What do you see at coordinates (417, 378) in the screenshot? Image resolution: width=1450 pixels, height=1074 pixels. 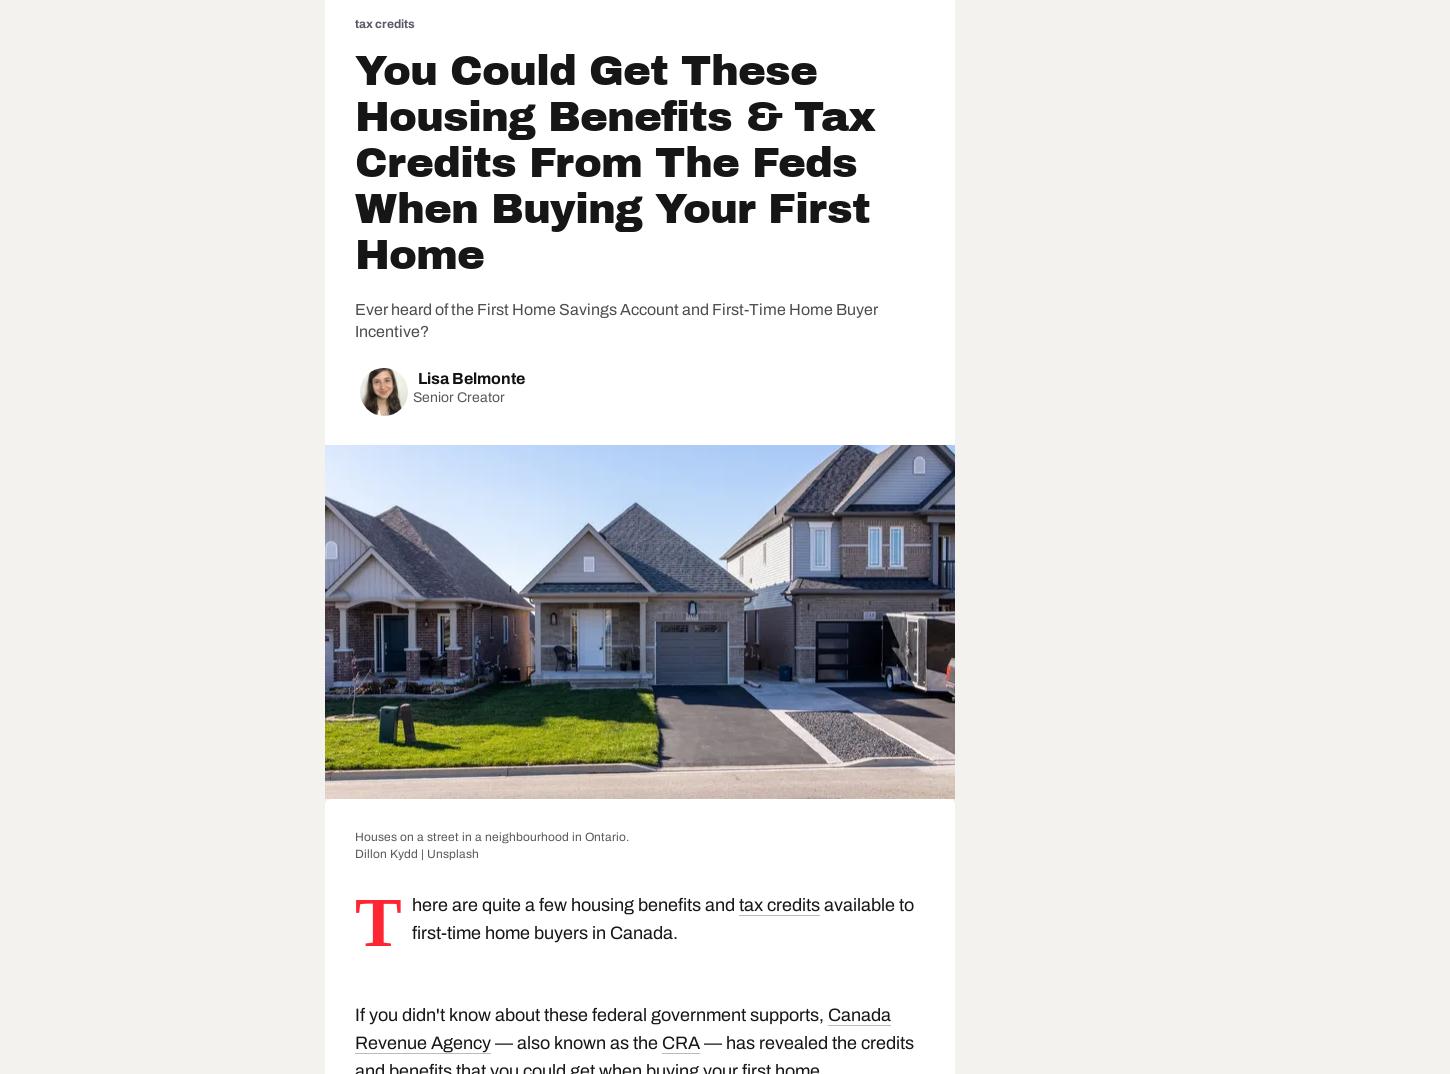 I see `'Lisa Belmonte'` at bounding box center [417, 378].